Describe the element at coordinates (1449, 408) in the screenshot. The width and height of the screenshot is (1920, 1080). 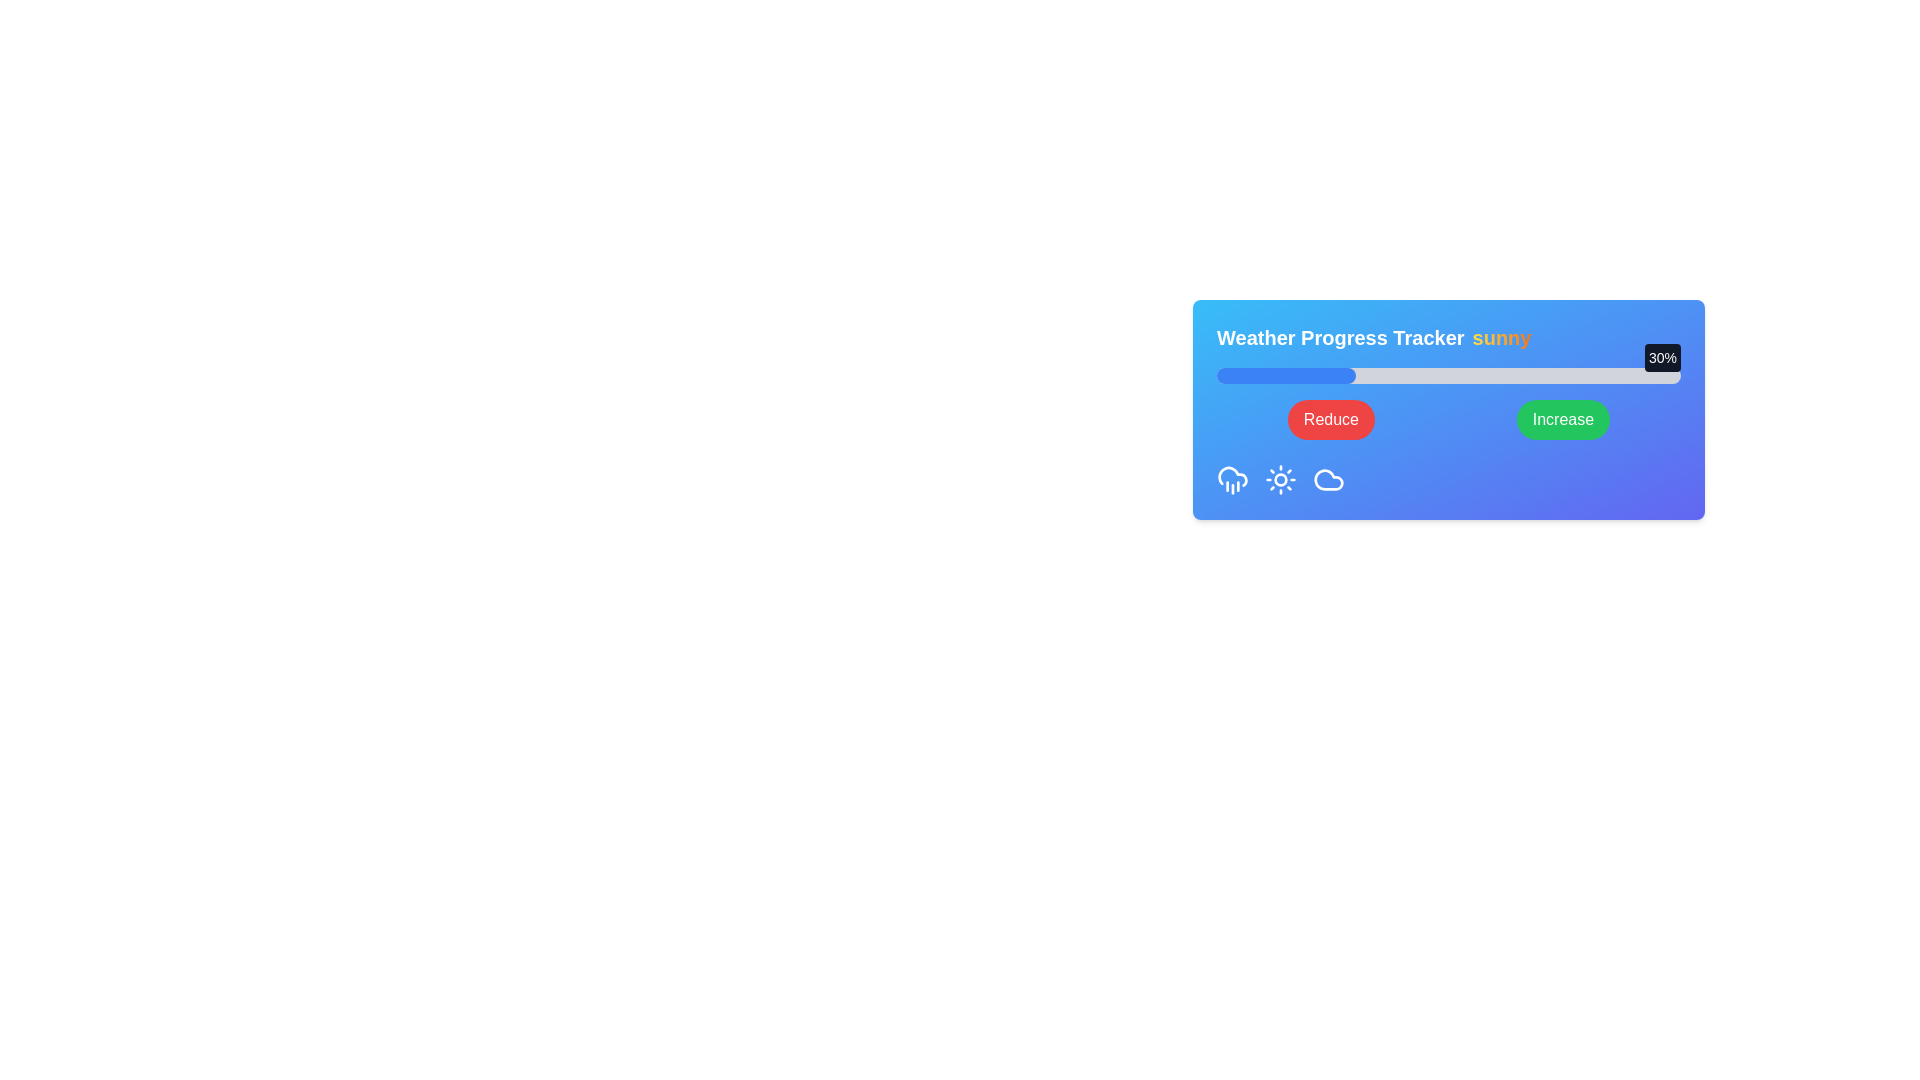
I see `the weather icons located within the Dashboard panel, which features a gradient background and various UI components, for potential interactions` at that location.